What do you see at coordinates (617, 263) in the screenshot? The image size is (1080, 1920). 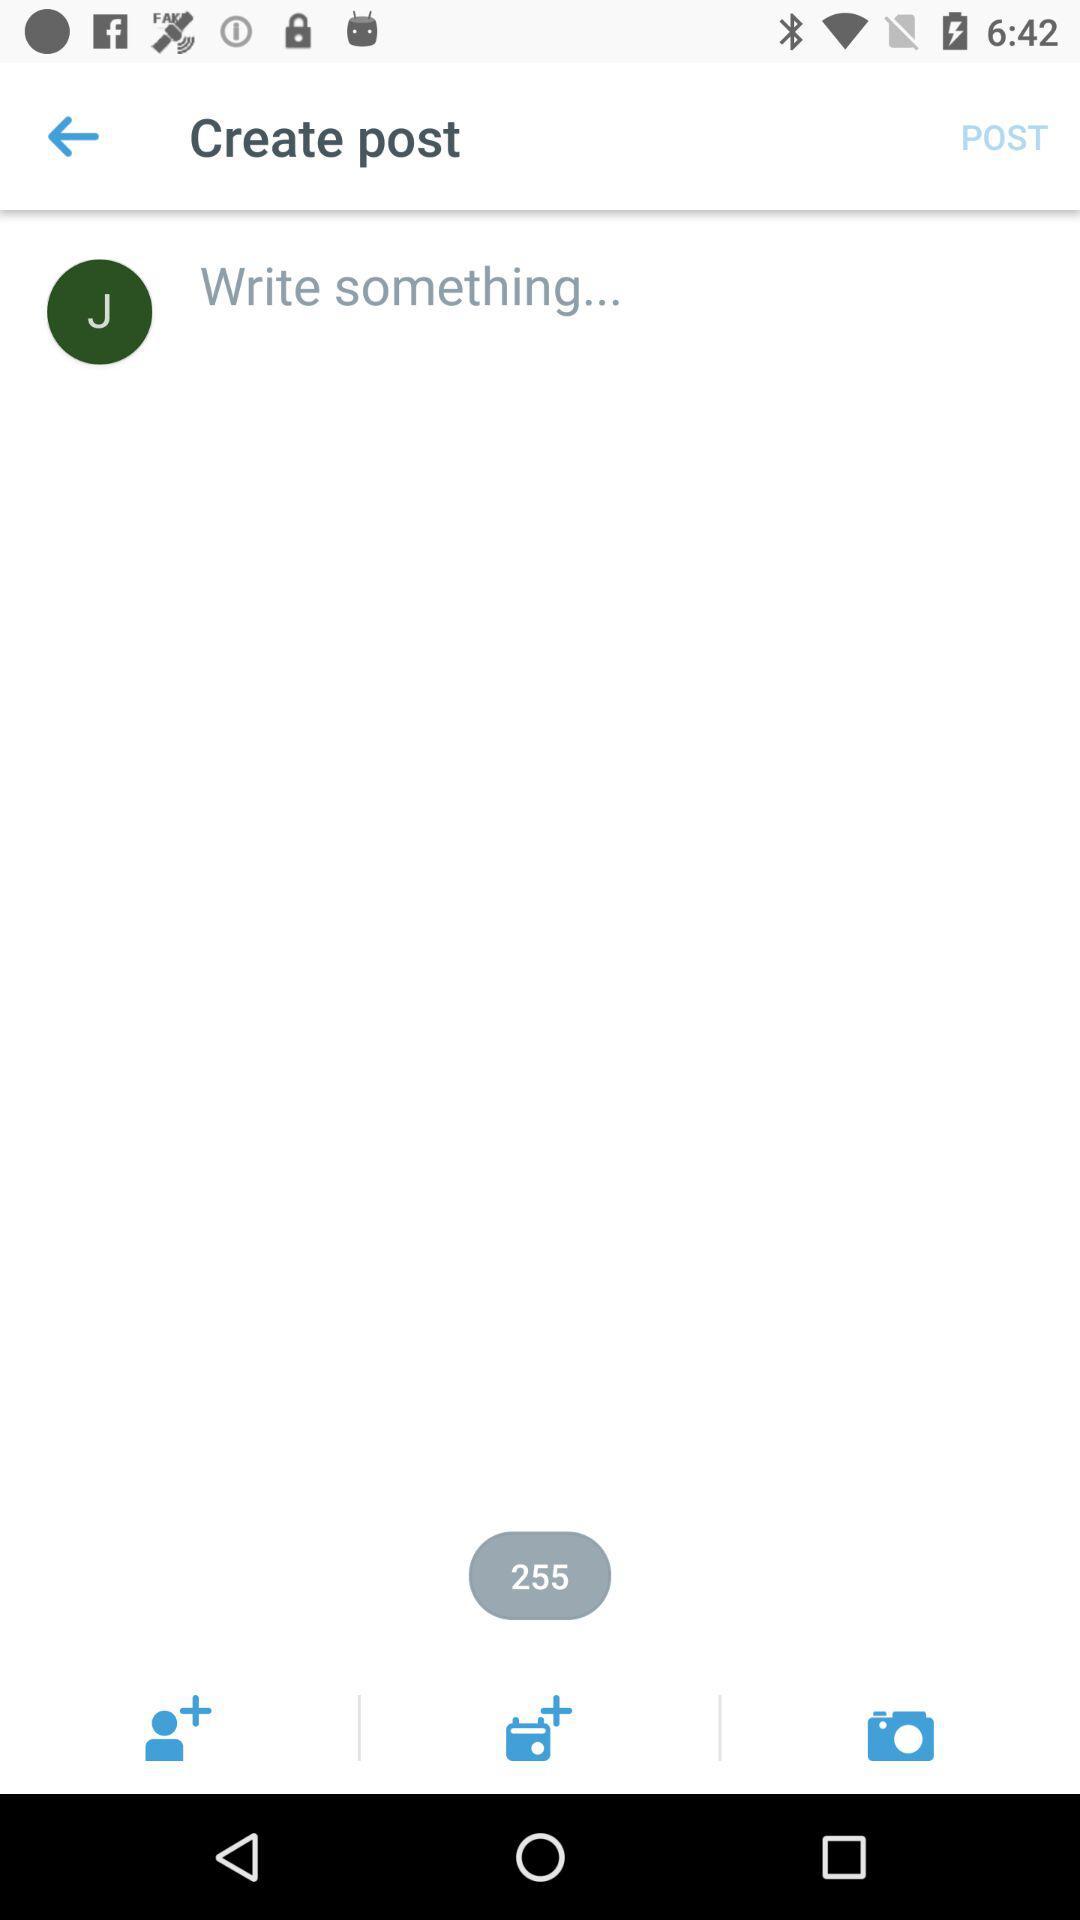 I see `the icon above 255 item` at bounding box center [617, 263].